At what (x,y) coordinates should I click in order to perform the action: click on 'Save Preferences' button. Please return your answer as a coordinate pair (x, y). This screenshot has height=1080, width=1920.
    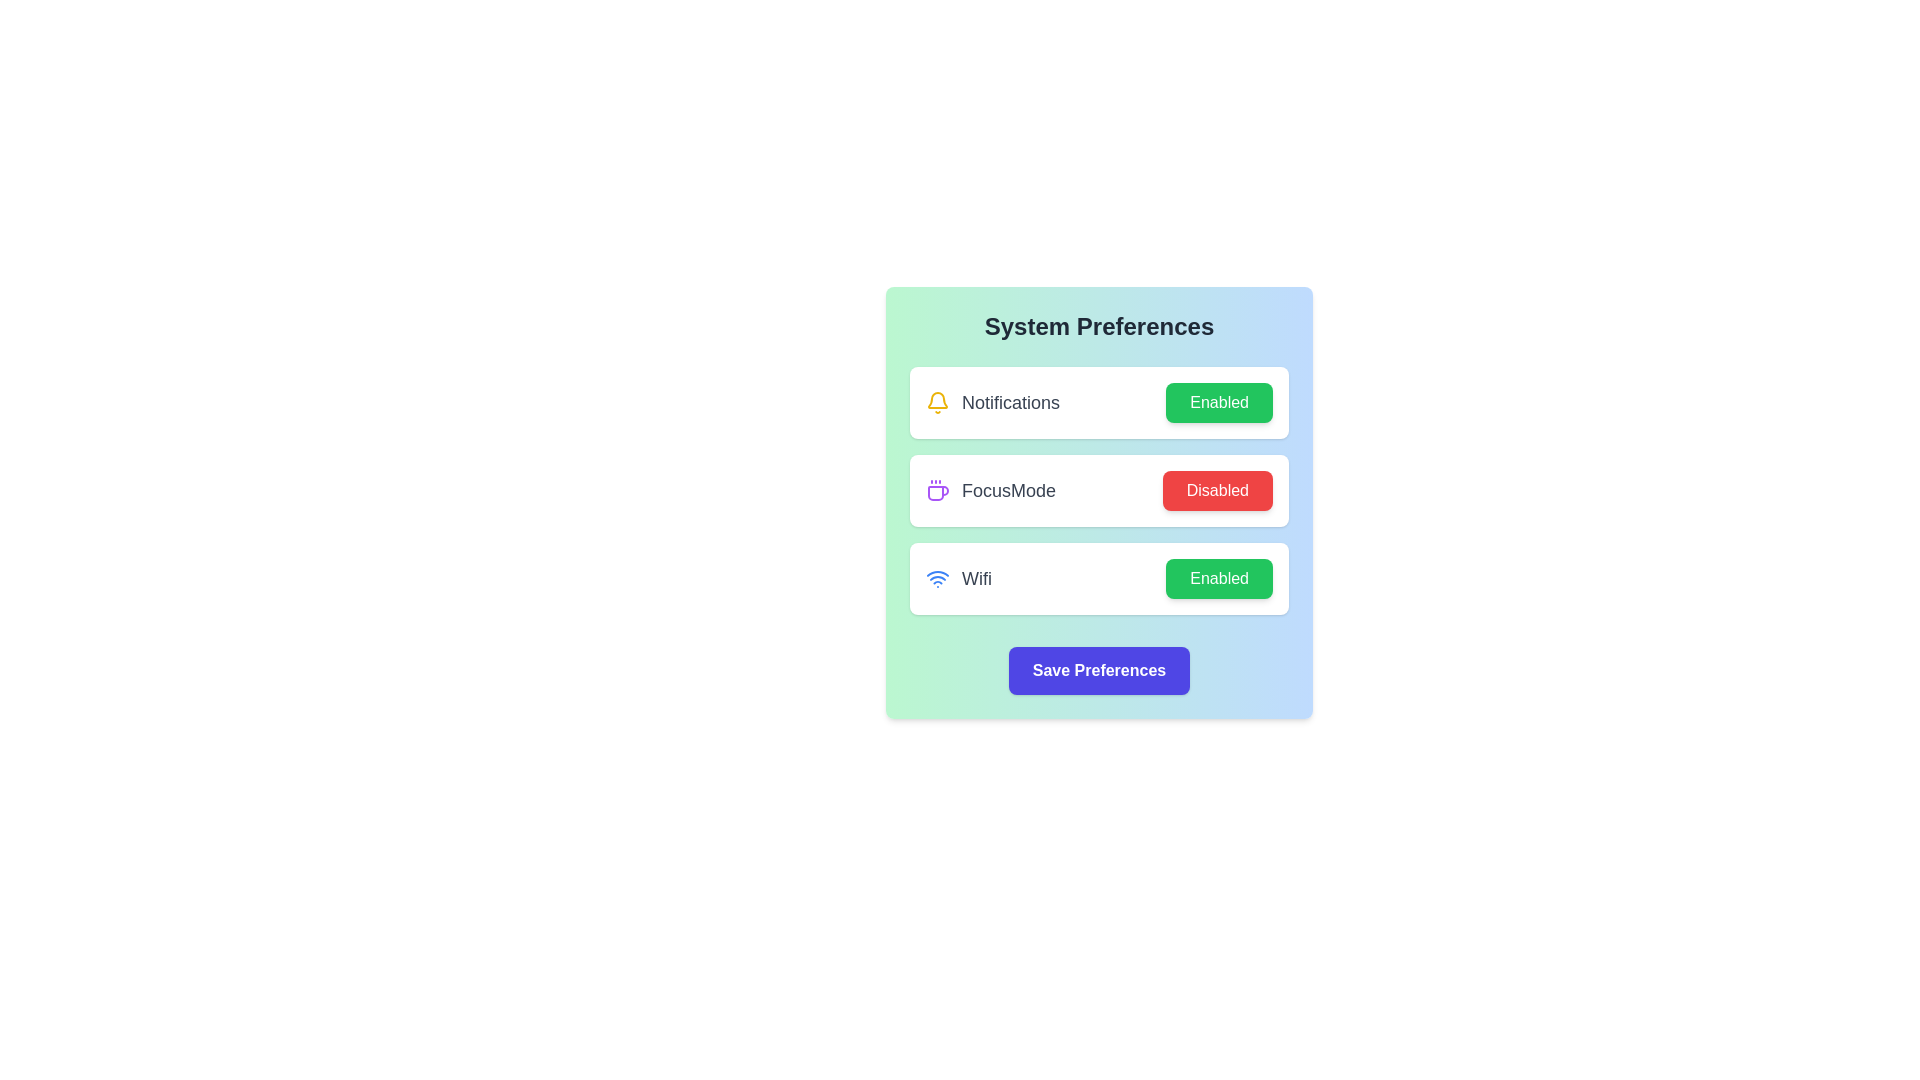
    Looking at the image, I should click on (1098, 671).